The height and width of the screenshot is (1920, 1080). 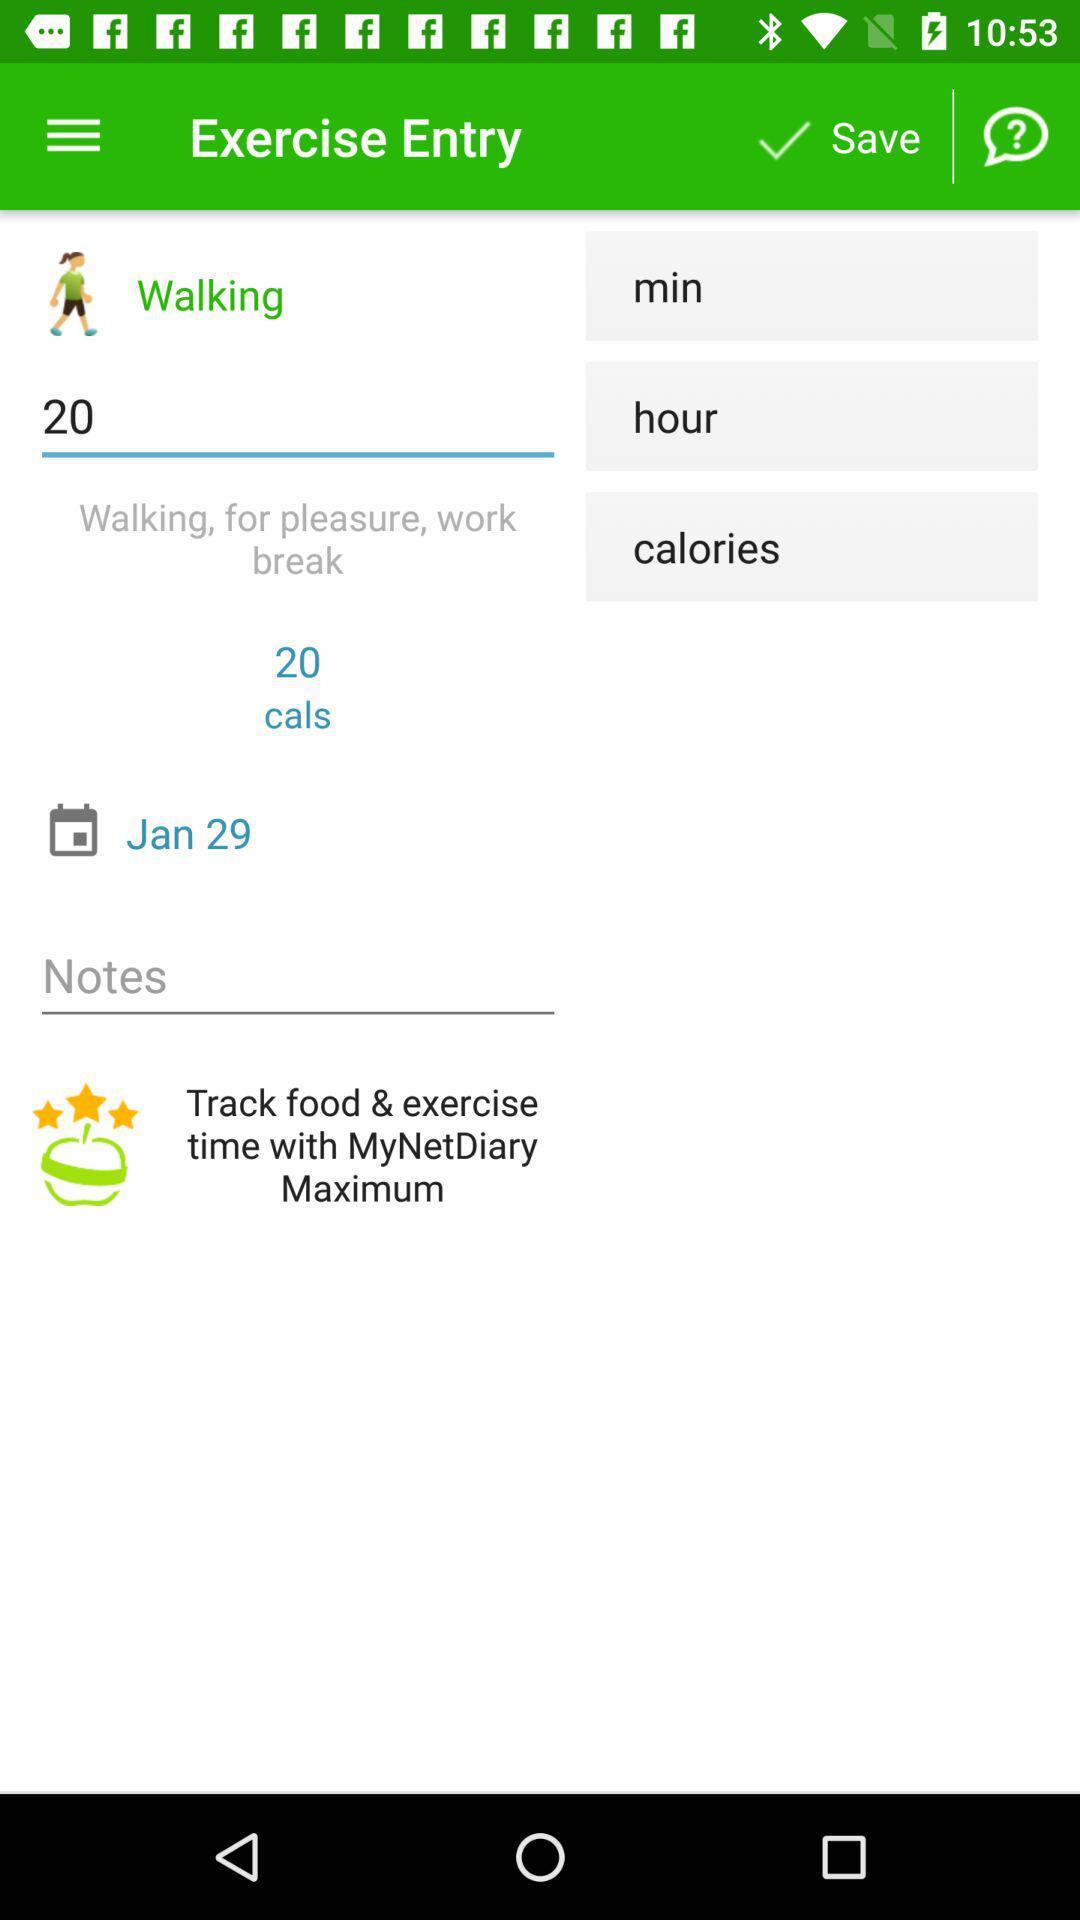 What do you see at coordinates (298, 1144) in the screenshot?
I see `track food exercise item` at bounding box center [298, 1144].